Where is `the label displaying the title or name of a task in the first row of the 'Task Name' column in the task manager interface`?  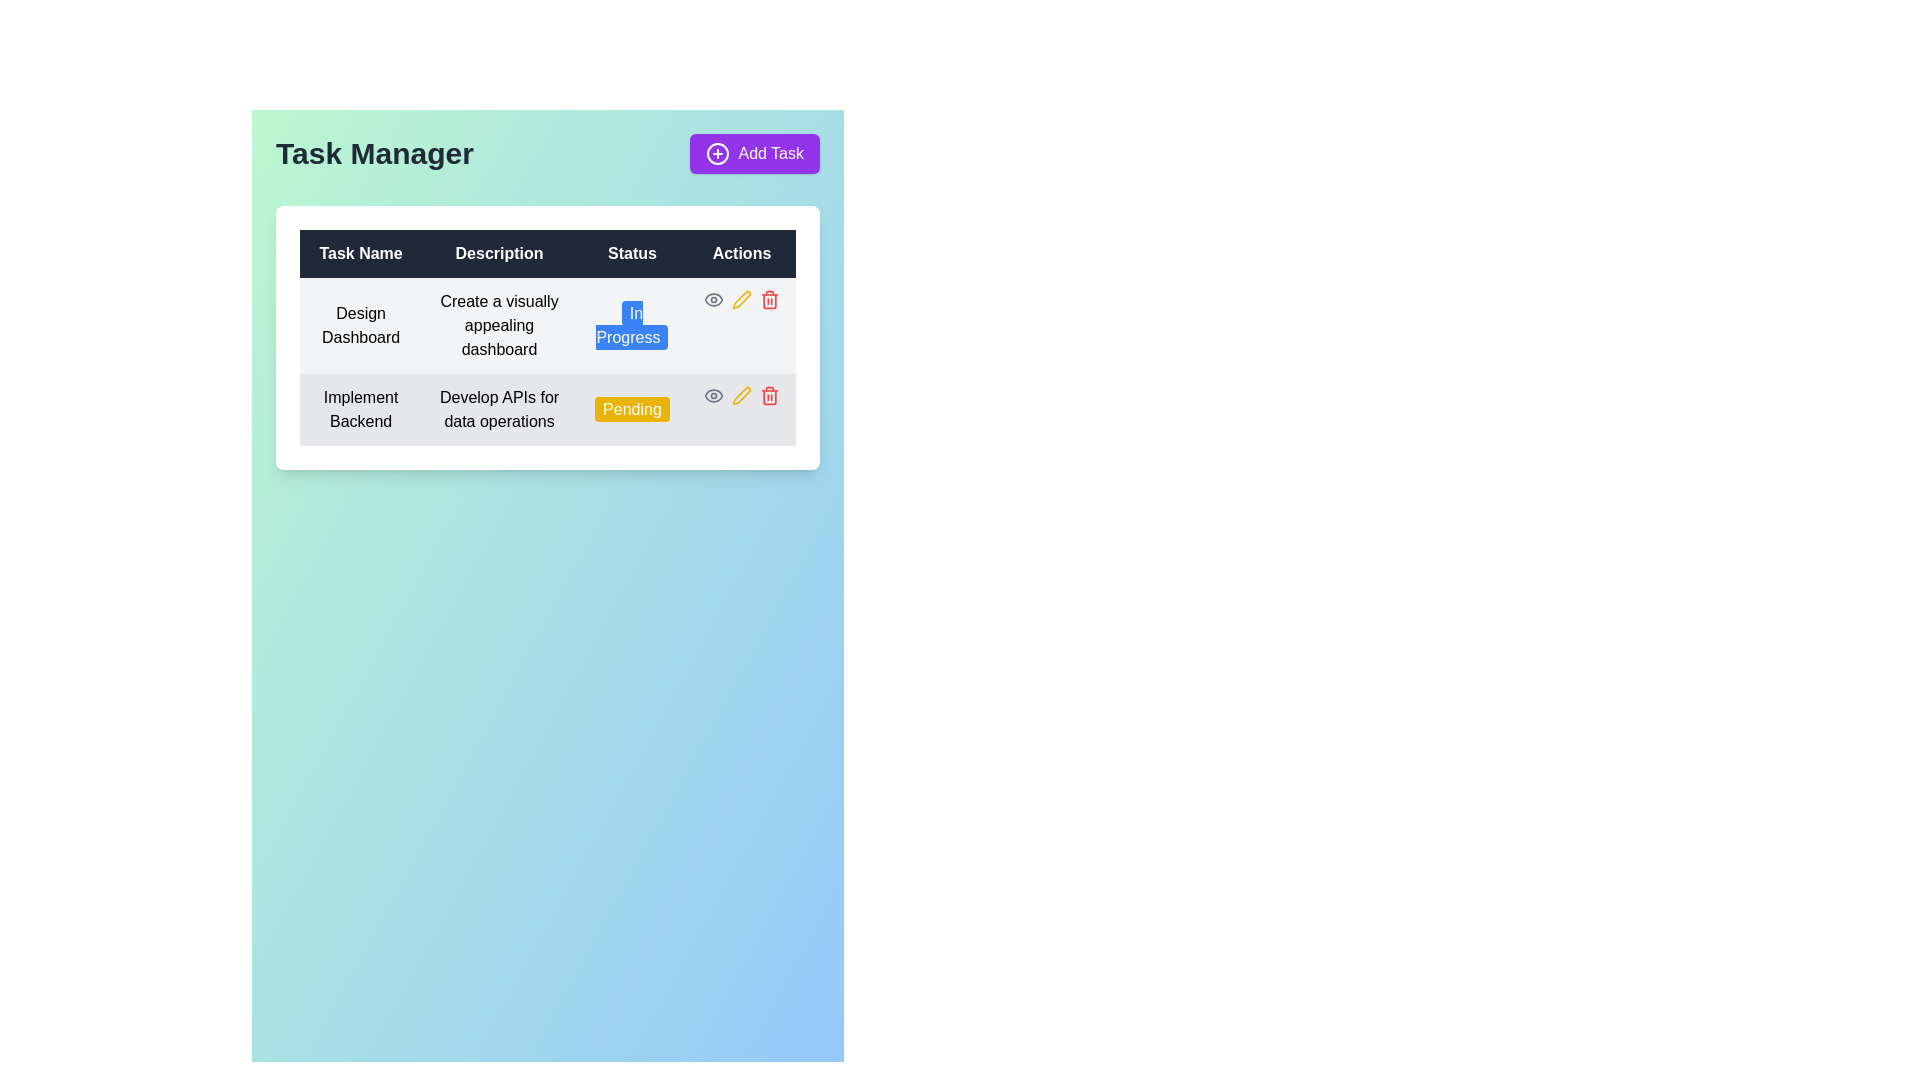 the label displaying the title or name of a task in the first row of the 'Task Name' column in the task manager interface is located at coordinates (361, 325).